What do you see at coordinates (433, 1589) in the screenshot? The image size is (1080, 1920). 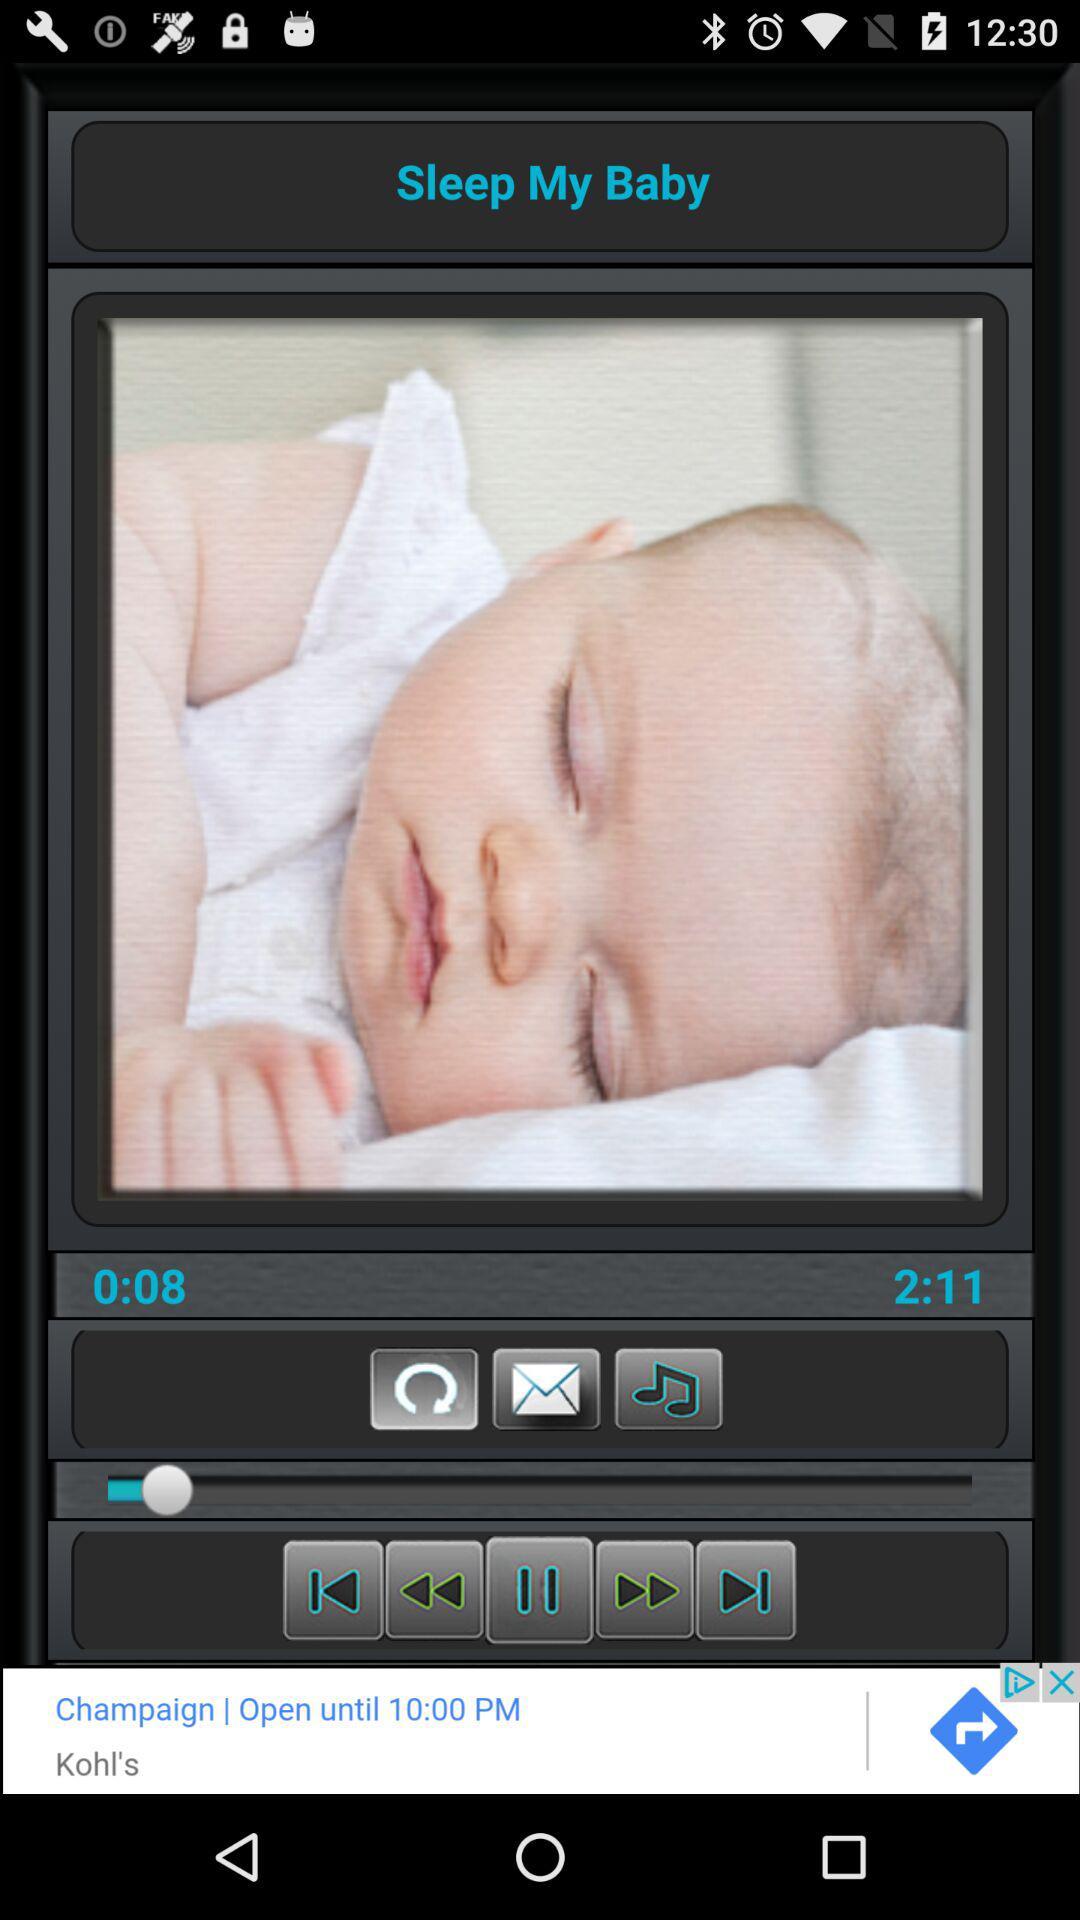 I see `scroll back on current media file` at bounding box center [433, 1589].